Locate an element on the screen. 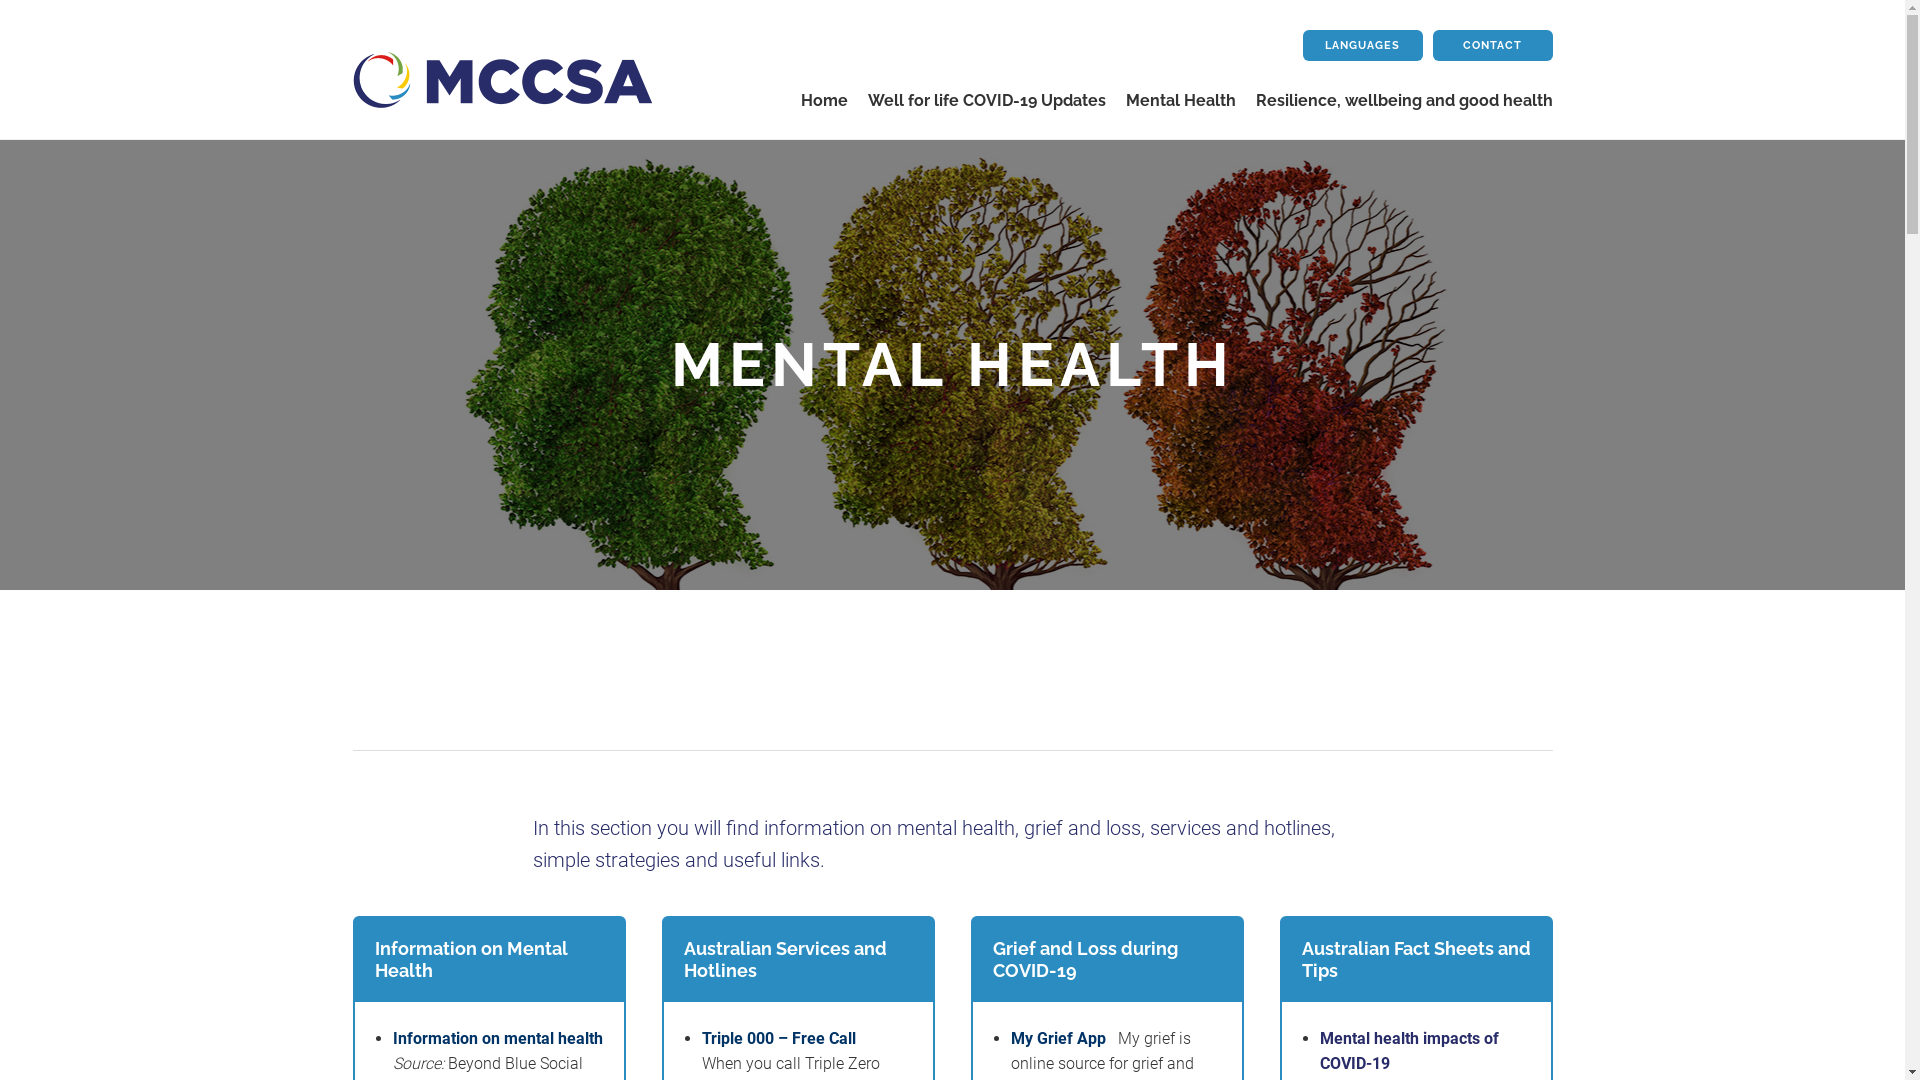  'Information on mental health' is located at coordinates (497, 1037).